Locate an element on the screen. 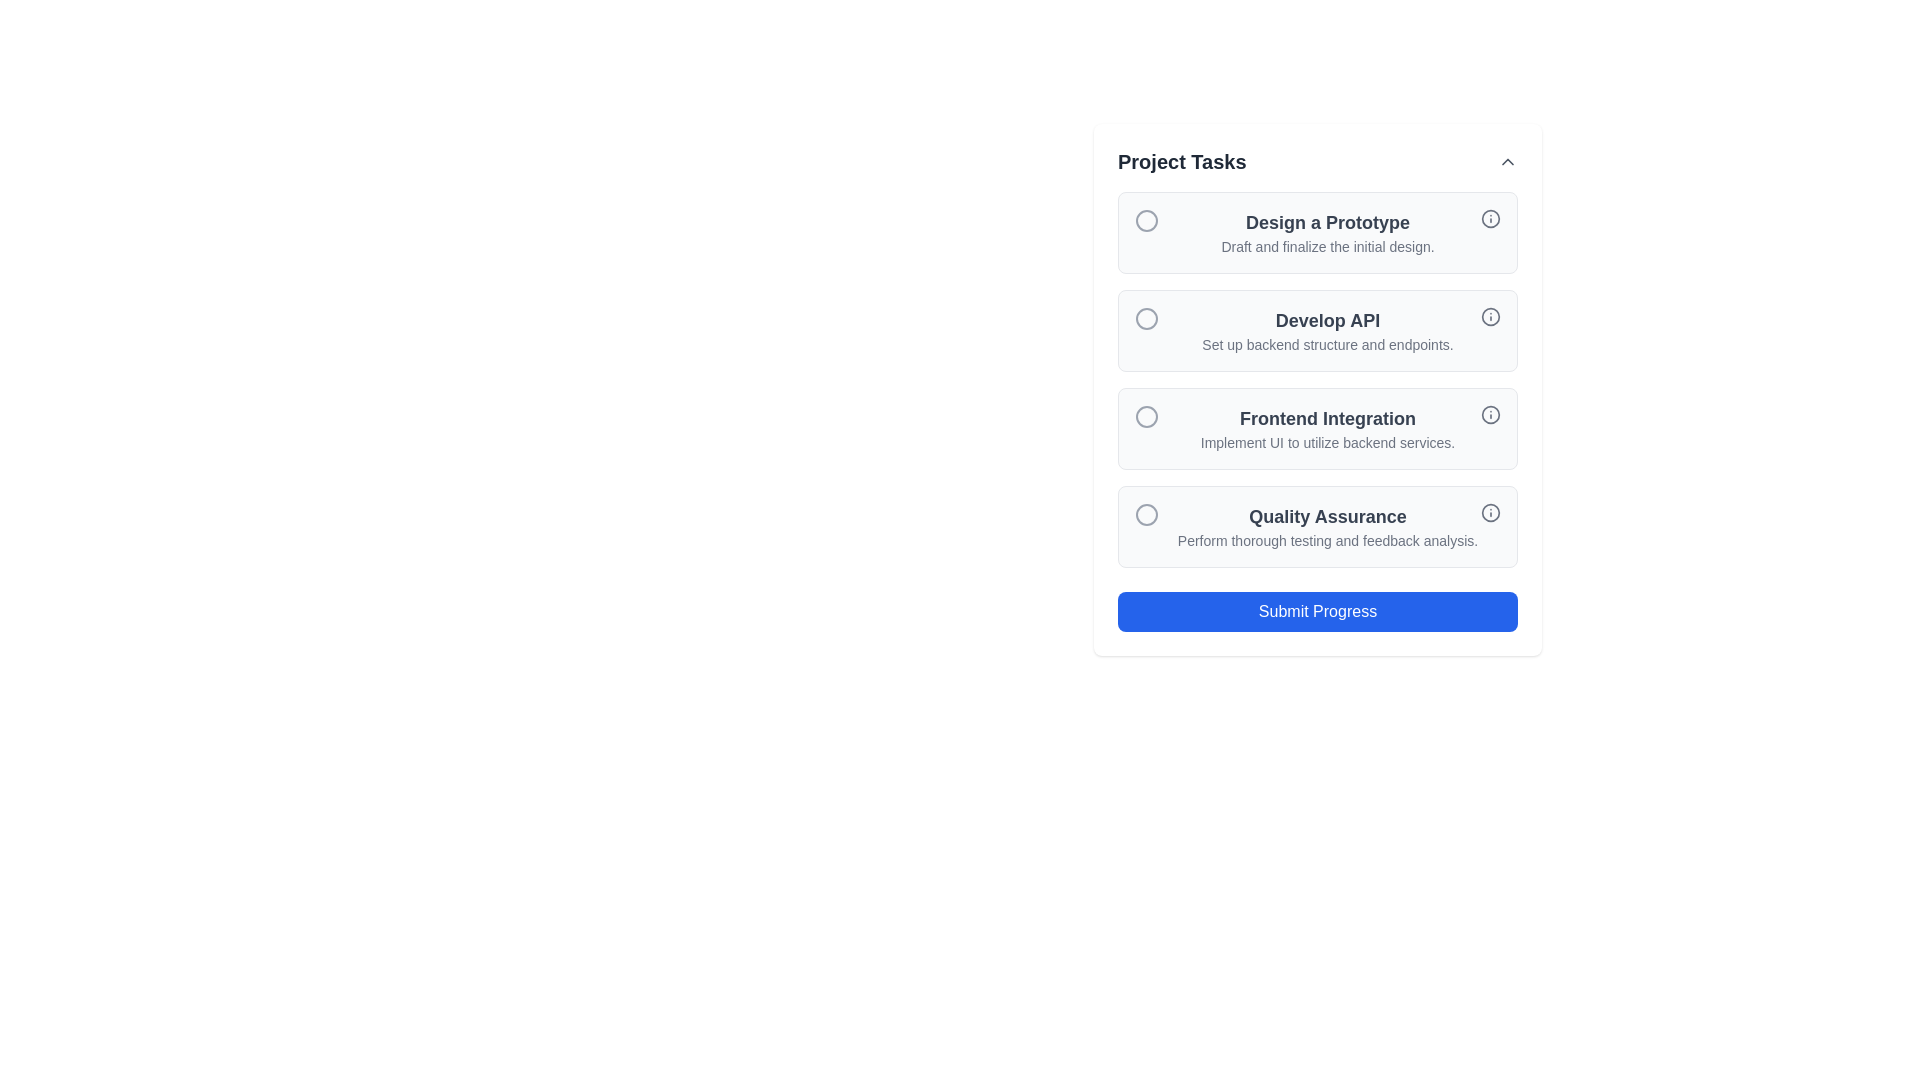 The width and height of the screenshot is (1920, 1080). the text label displaying 'Frontend Integration', which is styled in bold and medium-large font, located within the third row of the 'Project Tasks' interface is located at coordinates (1328, 418).